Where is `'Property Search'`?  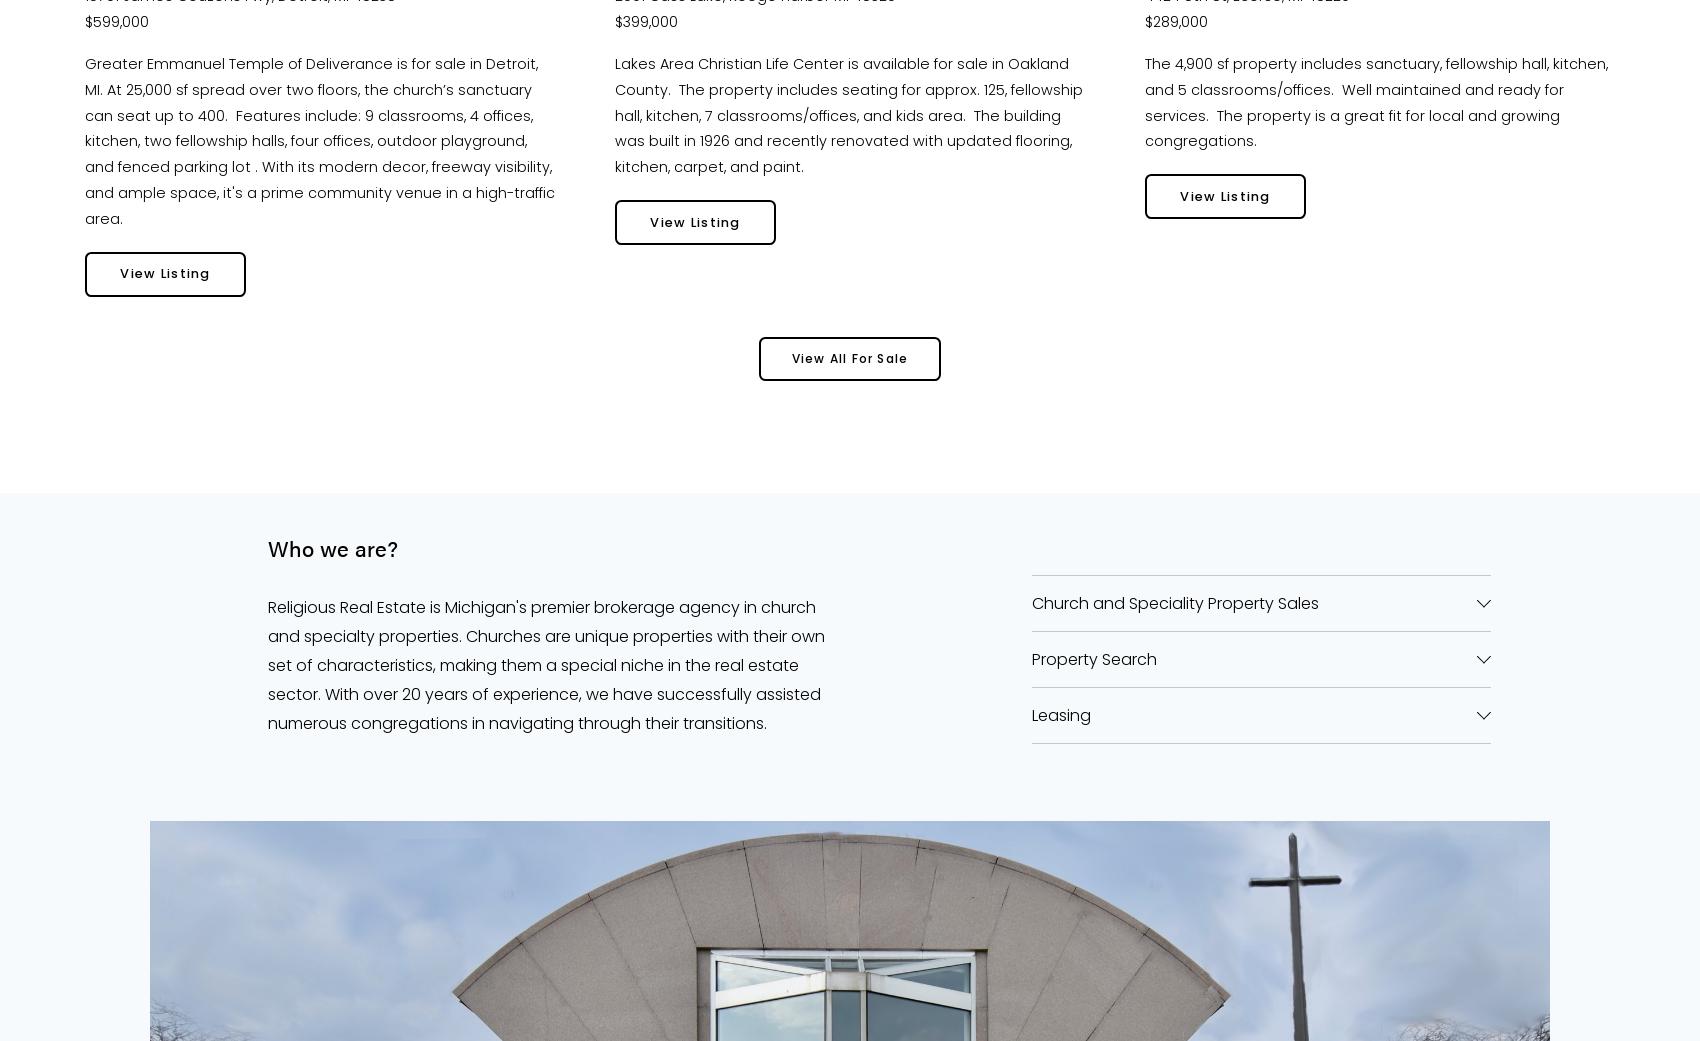 'Property Search' is located at coordinates (1030, 657).